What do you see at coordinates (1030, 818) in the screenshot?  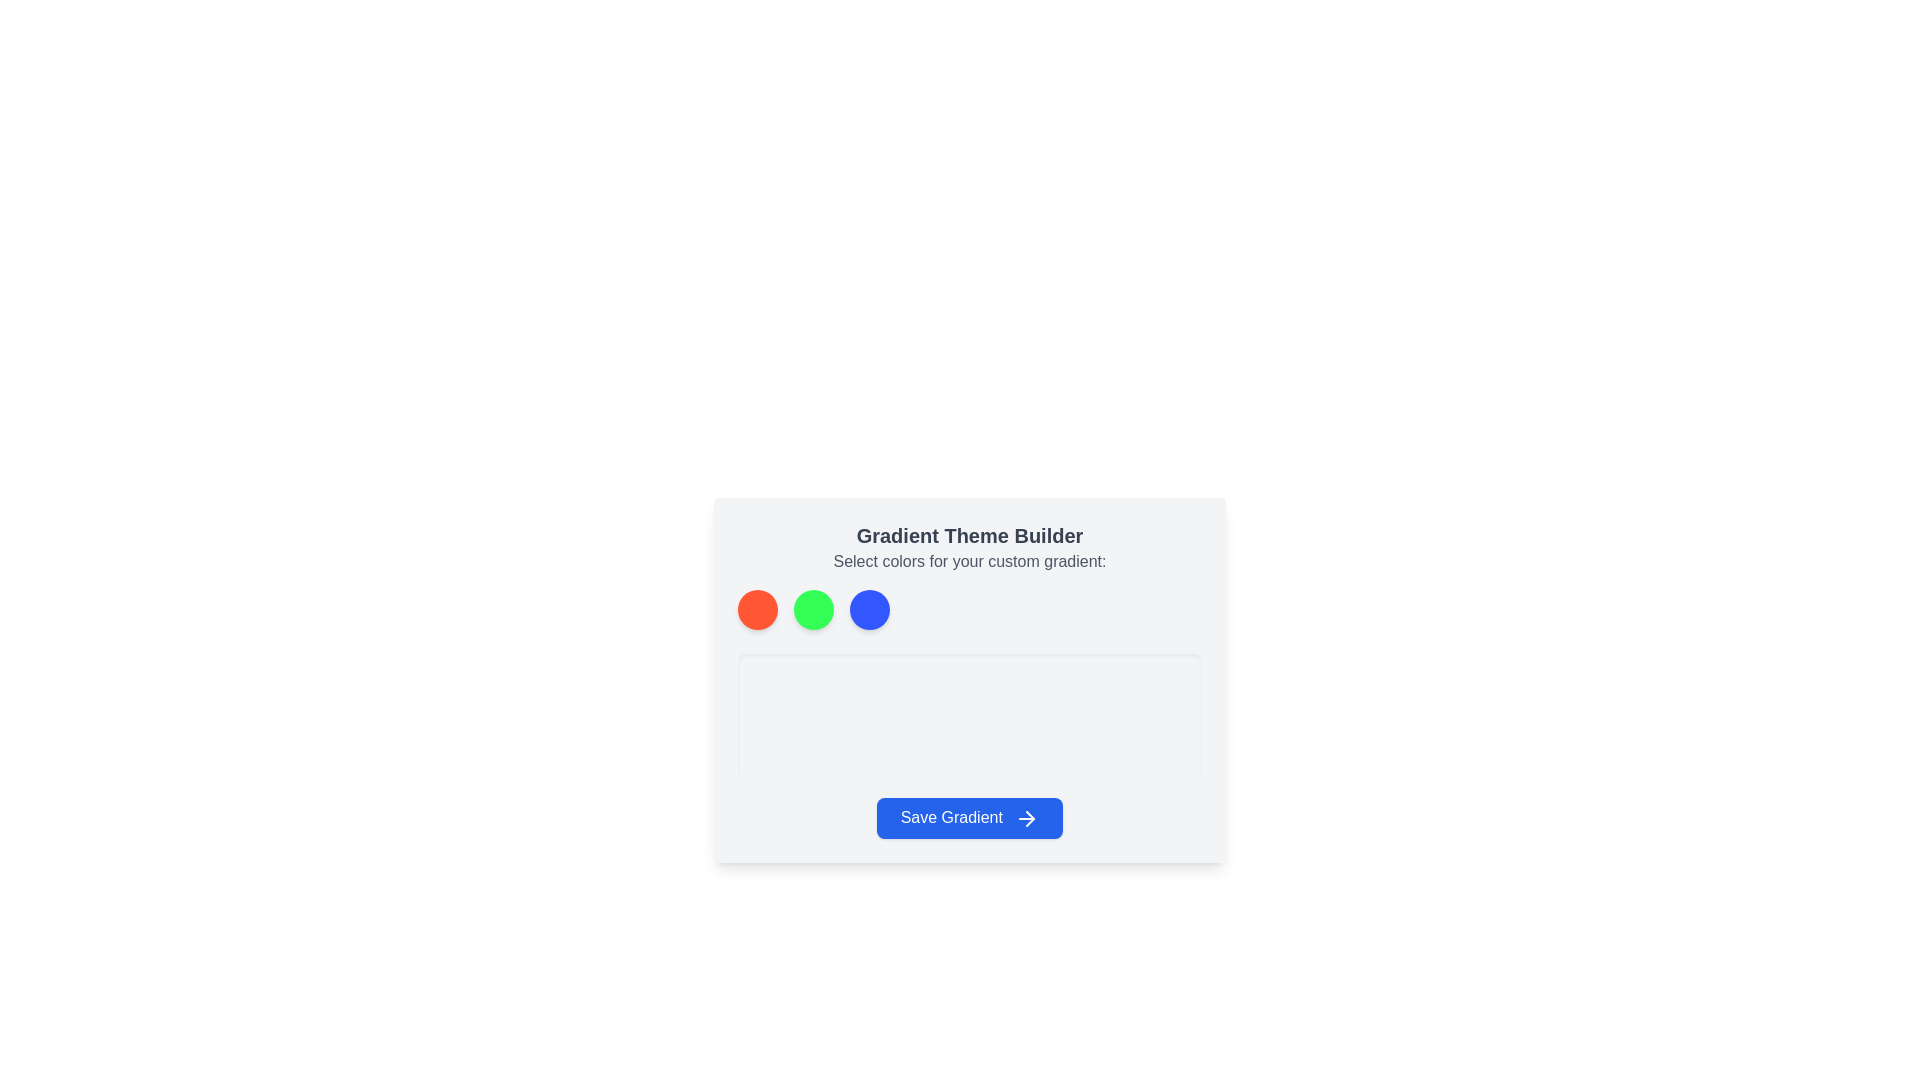 I see `the arrow symbol icon located at the right end of the 'Save Gradient' button, which indicates direction for progression or navigation` at bounding box center [1030, 818].